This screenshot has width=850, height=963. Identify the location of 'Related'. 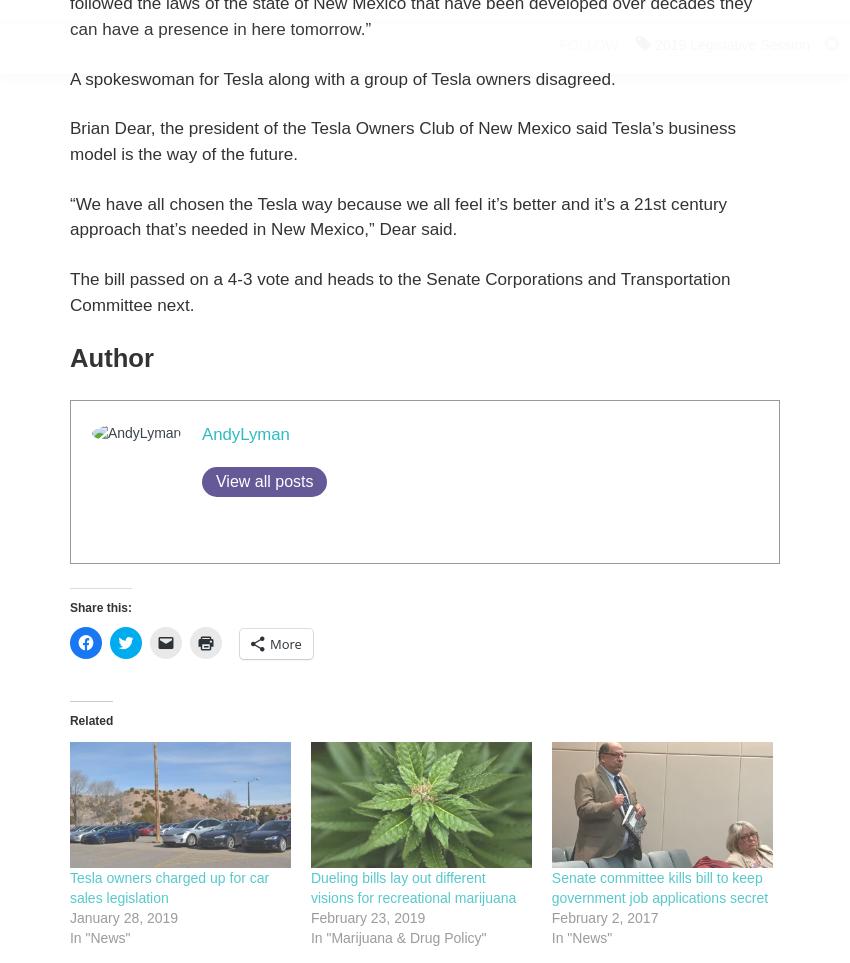
(69, 719).